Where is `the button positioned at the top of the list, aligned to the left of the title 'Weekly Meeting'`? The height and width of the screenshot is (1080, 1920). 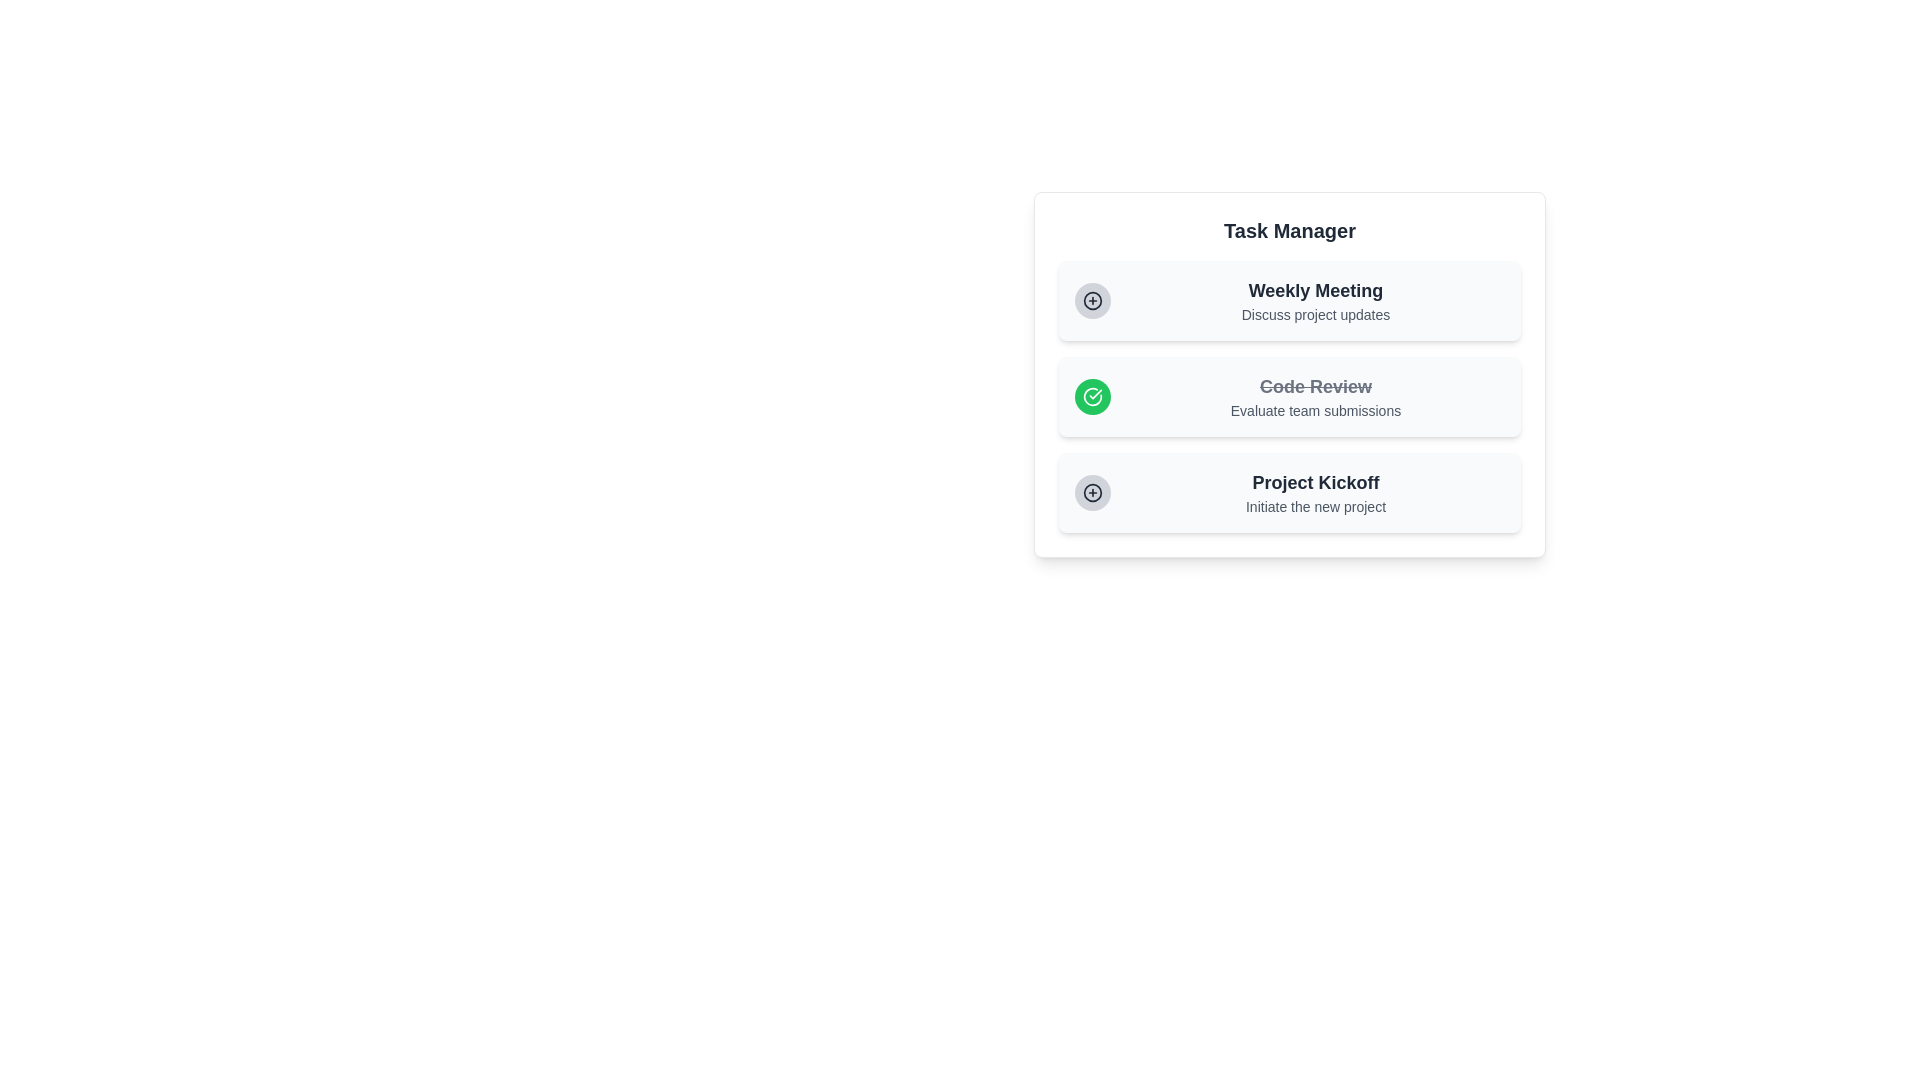
the button positioned at the top of the list, aligned to the left of the title 'Weekly Meeting' is located at coordinates (1092, 300).